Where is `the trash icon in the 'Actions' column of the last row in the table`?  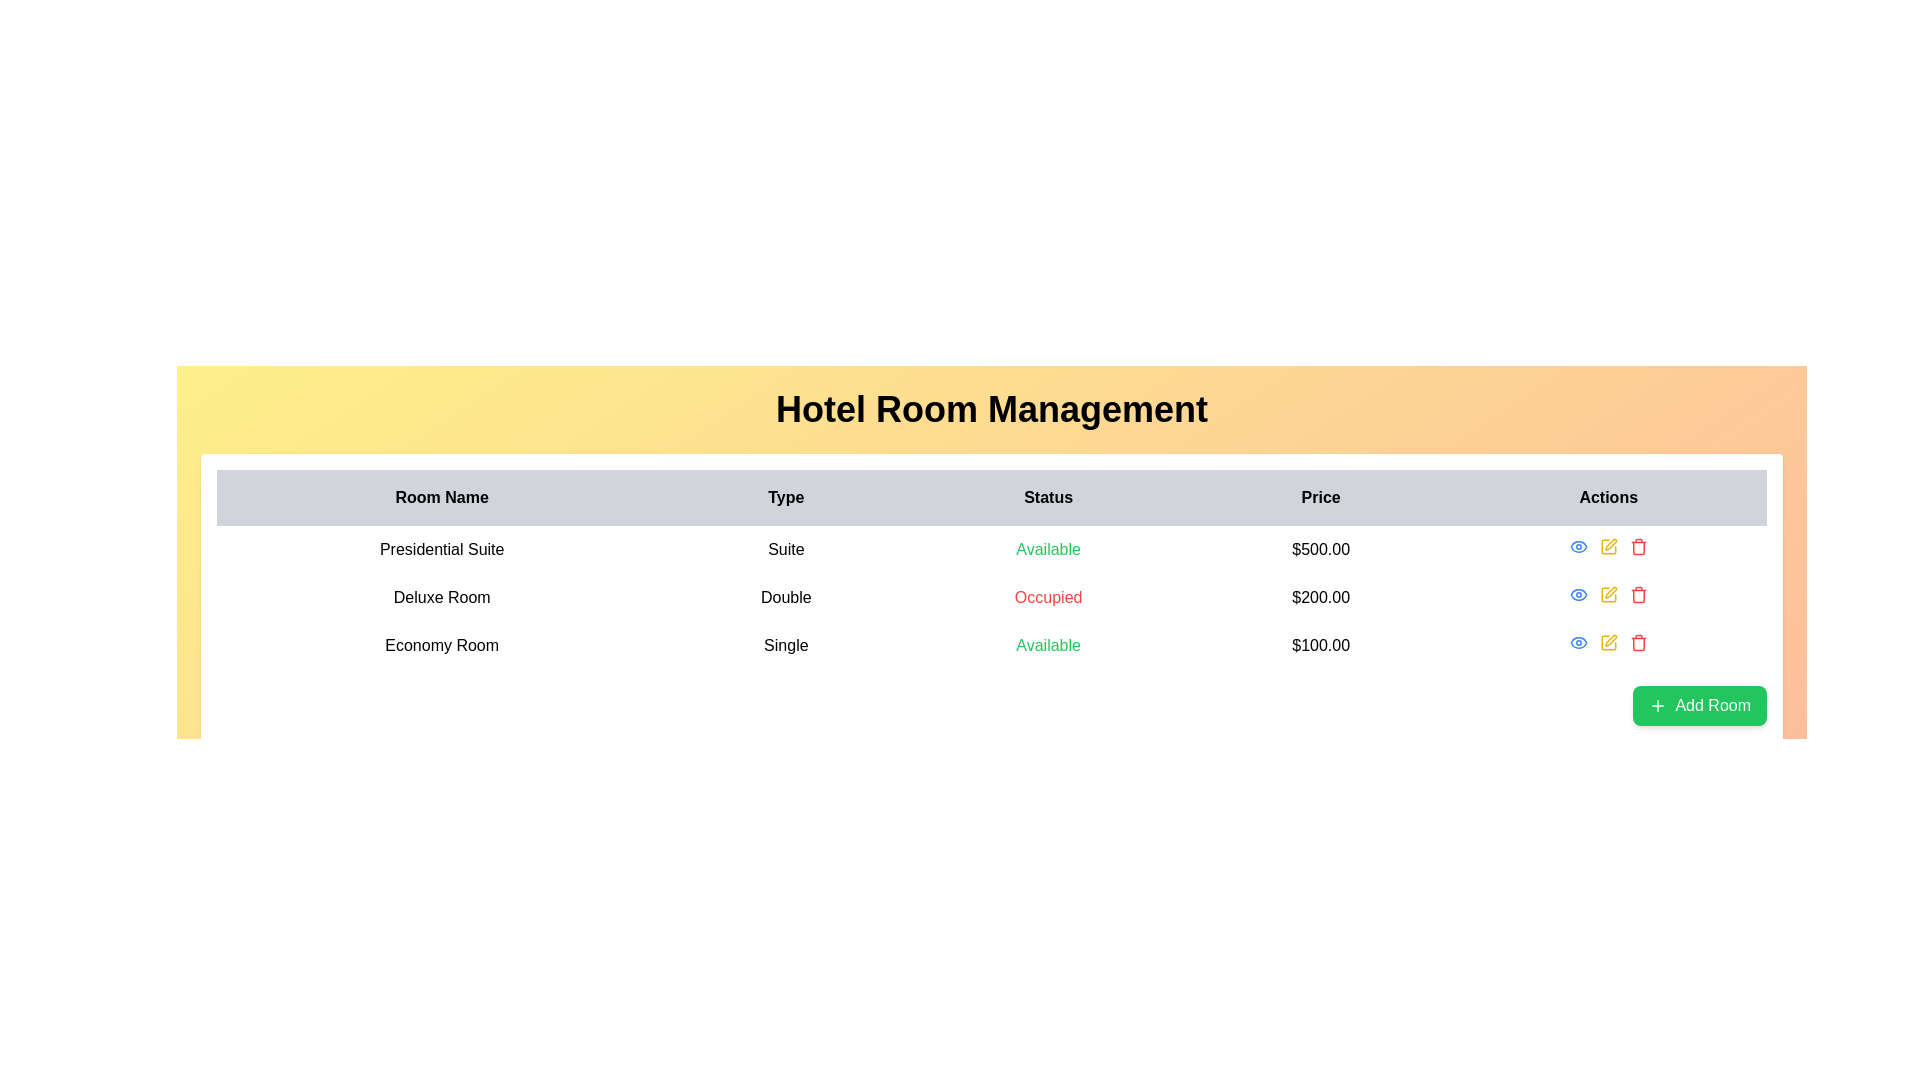
the trash icon in the 'Actions' column of the last row in the table is located at coordinates (1638, 644).